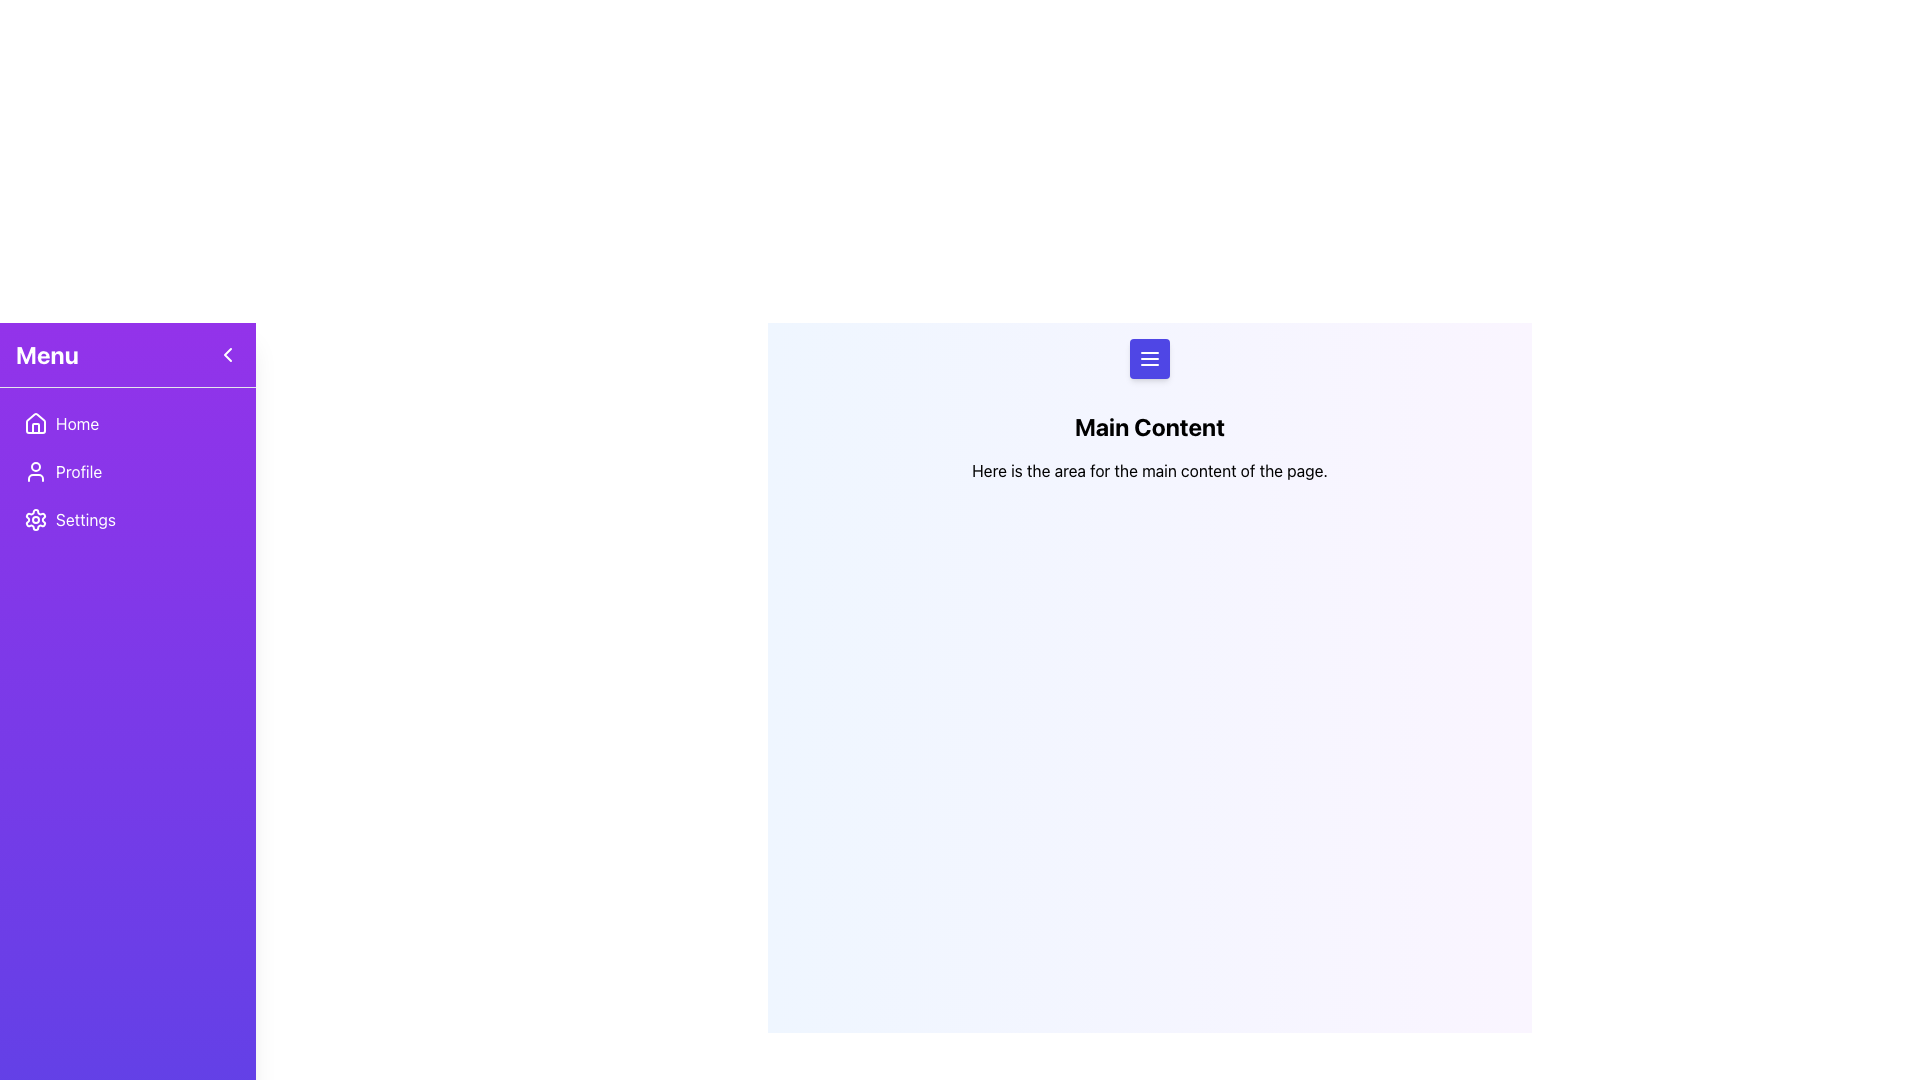  What do you see at coordinates (127, 519) in the screenshot?
I see `the 'Settings' button in the sidebar` at bounding box center [127, 519].